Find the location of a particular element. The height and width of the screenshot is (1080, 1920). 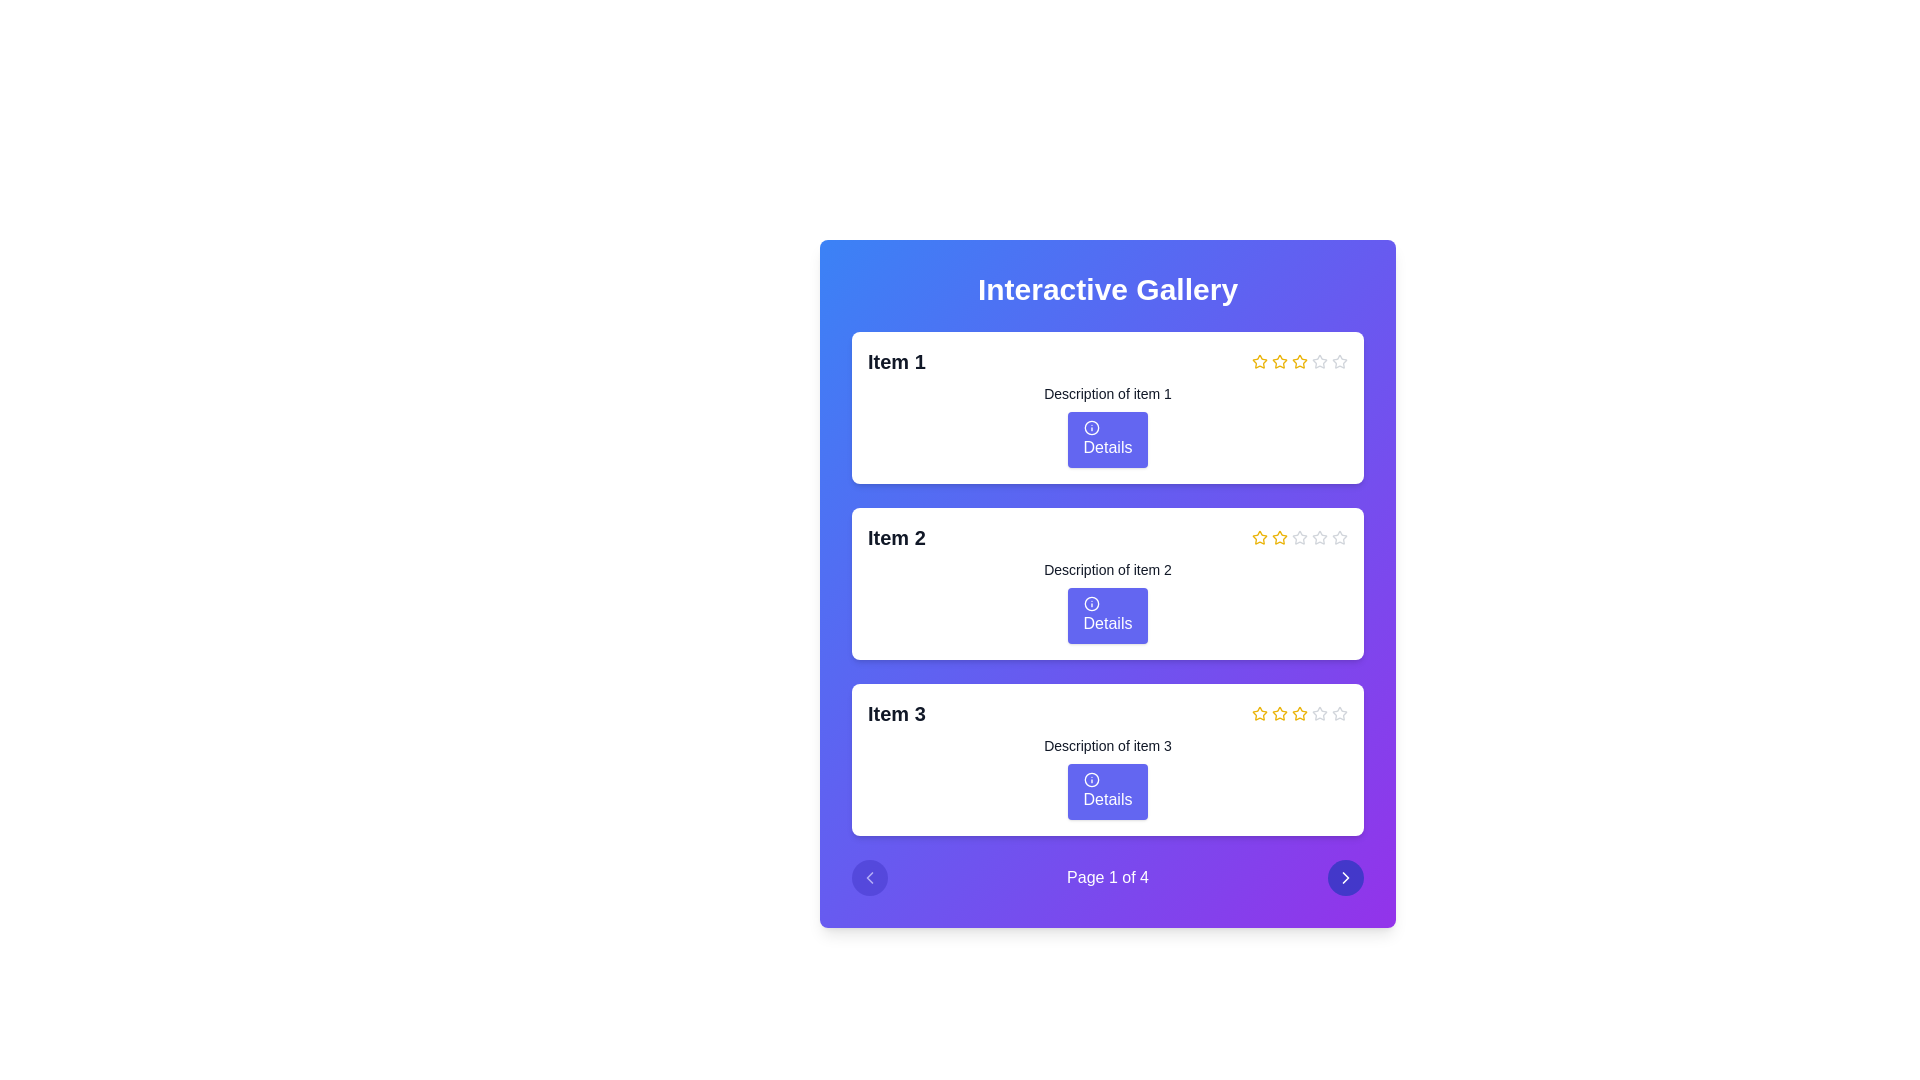

the second star icon in the rating group to set a rating is located at coordinates (1257, 535).